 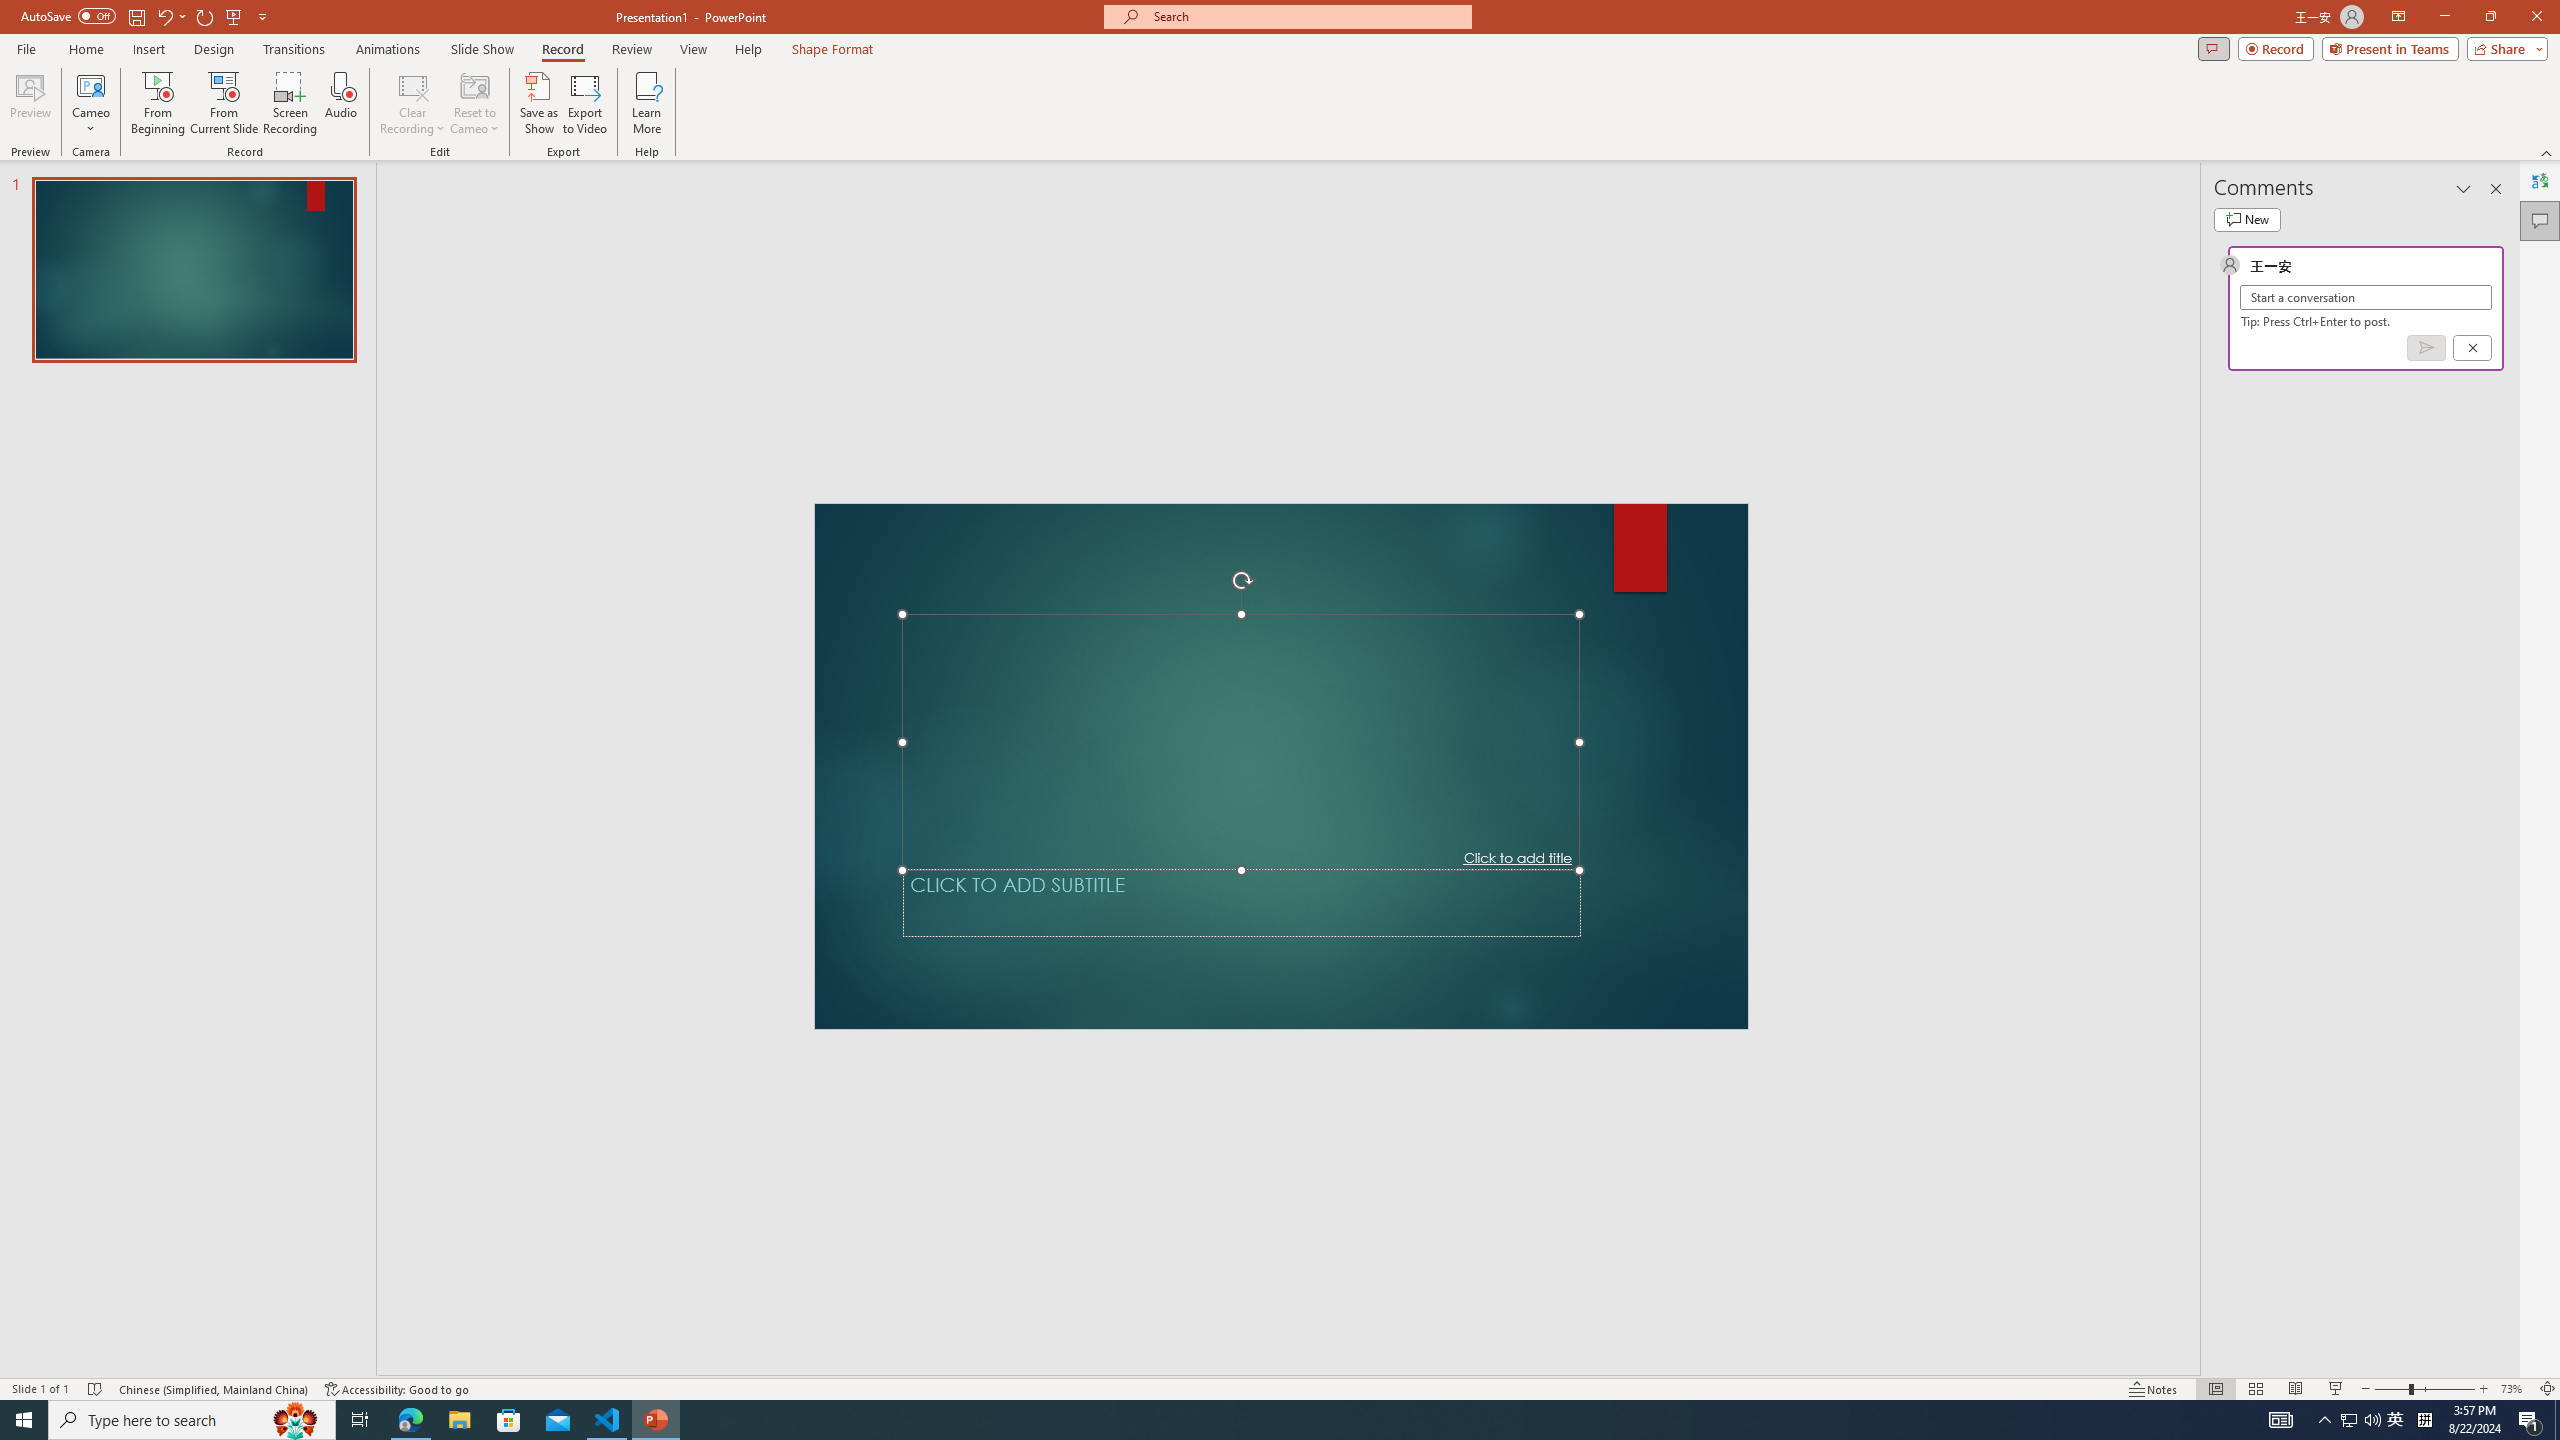 What do you see at coordinates (2144, 1359) in the screenshot?
I see `'Read Mode'` at bounding box center [2144, 1359].